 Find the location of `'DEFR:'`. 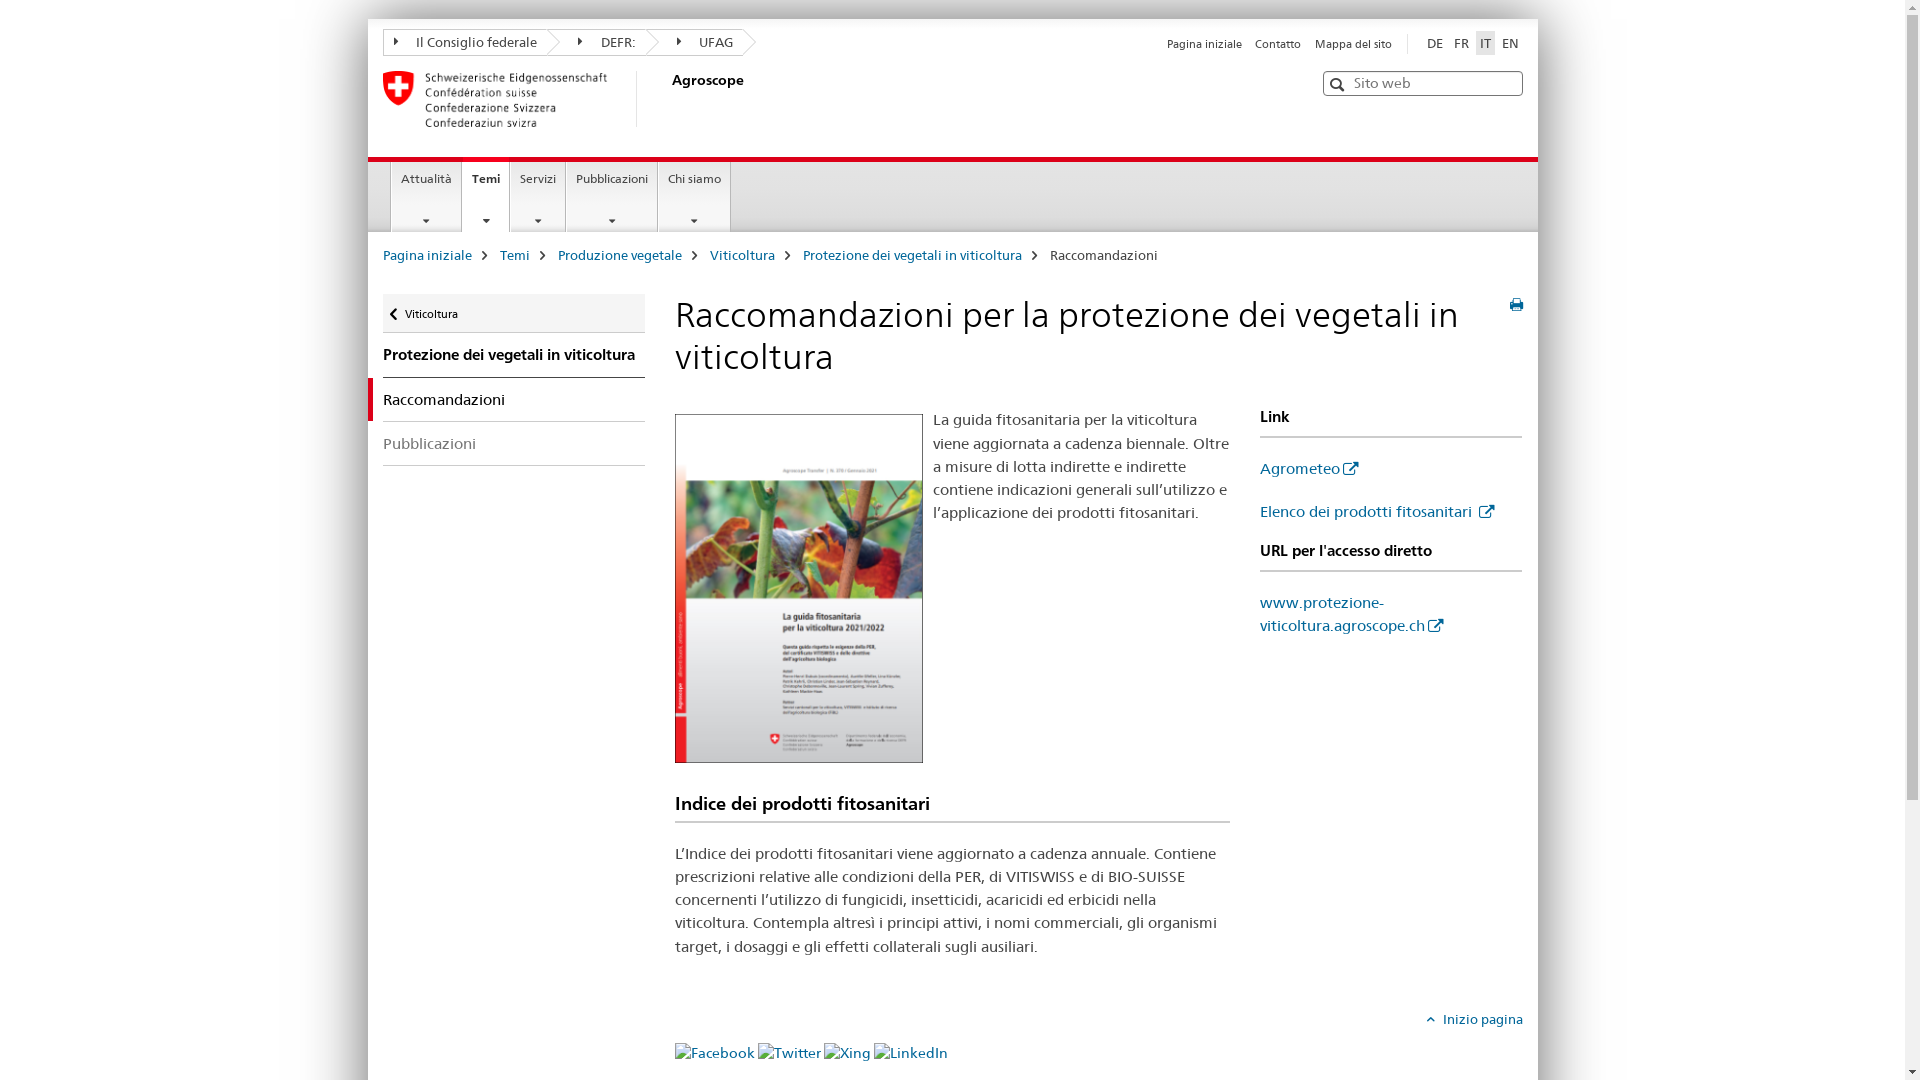

'DEFR:' is located at coordinates (595, 42).